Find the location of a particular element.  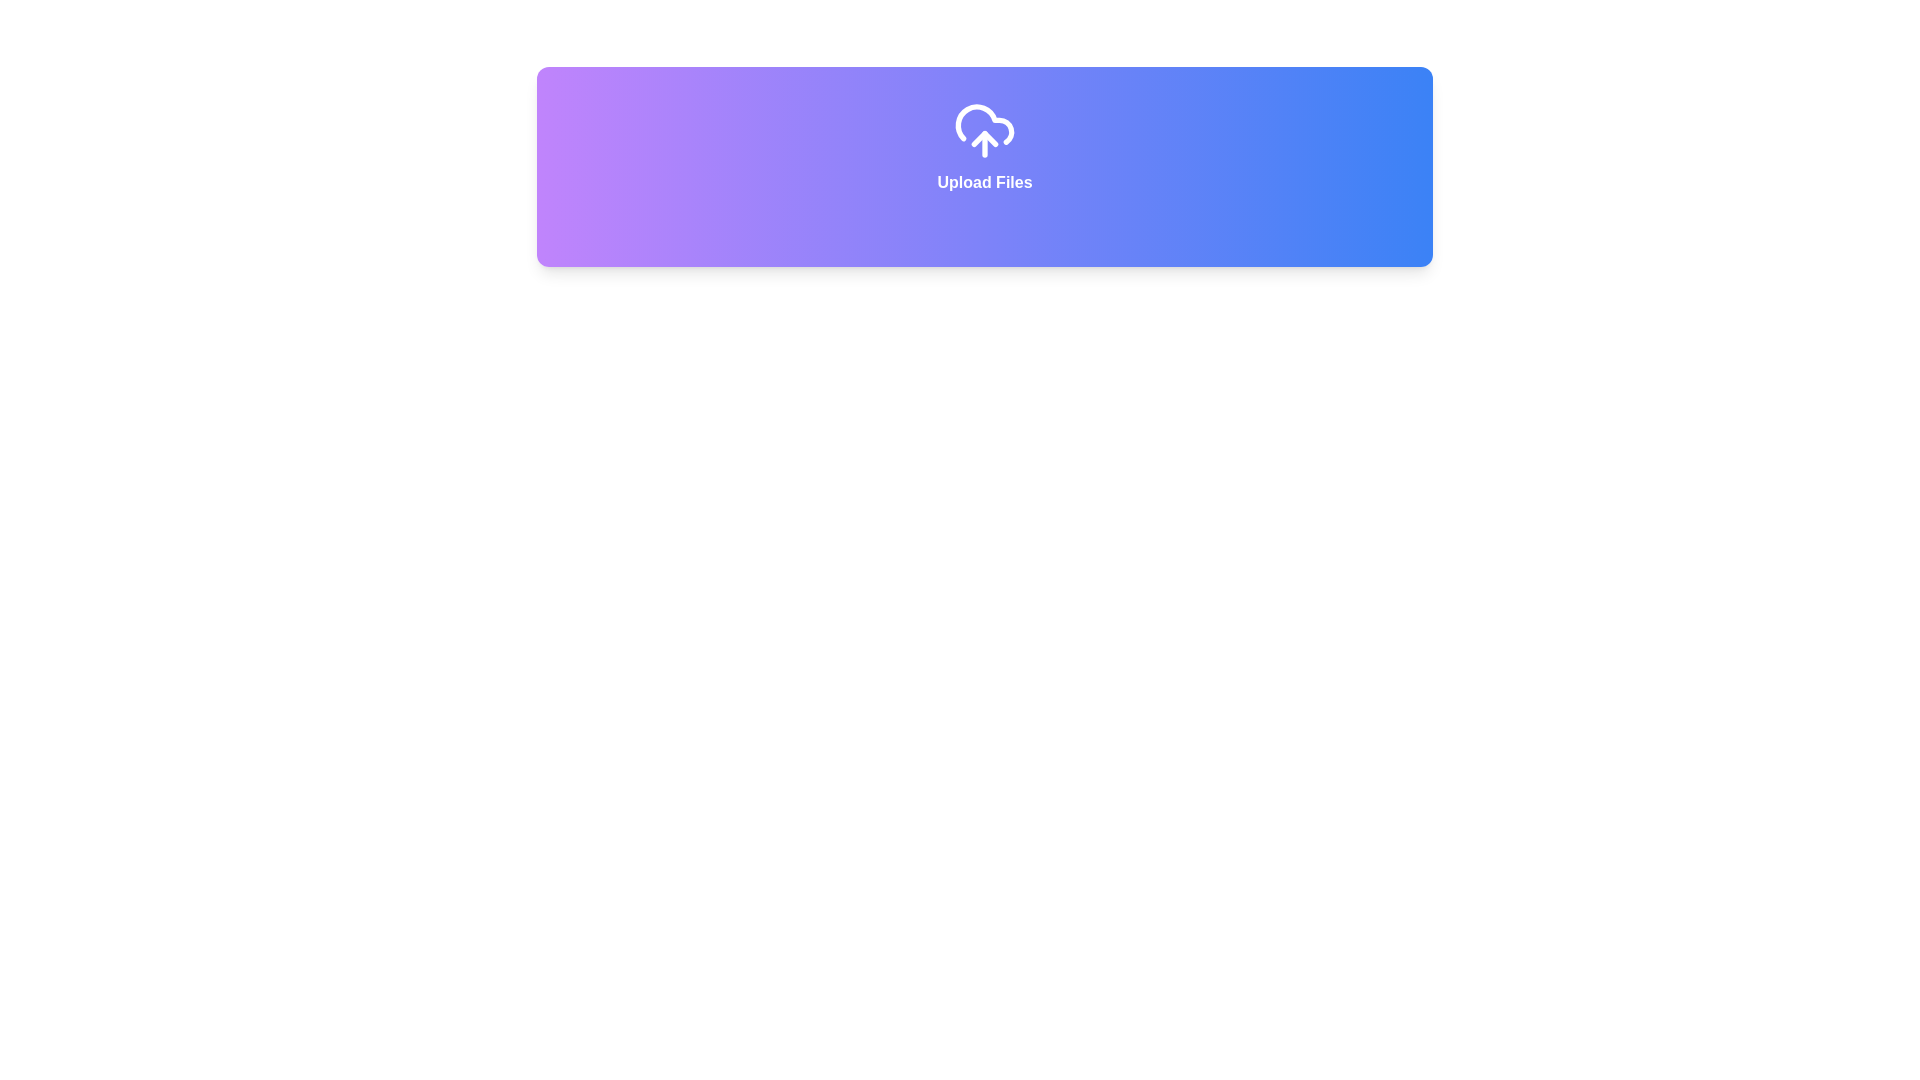

the interactive clickable area with a gradient background featuring a cloud upload icon and 'Upload Files' text is located at coordinates (984, 165).